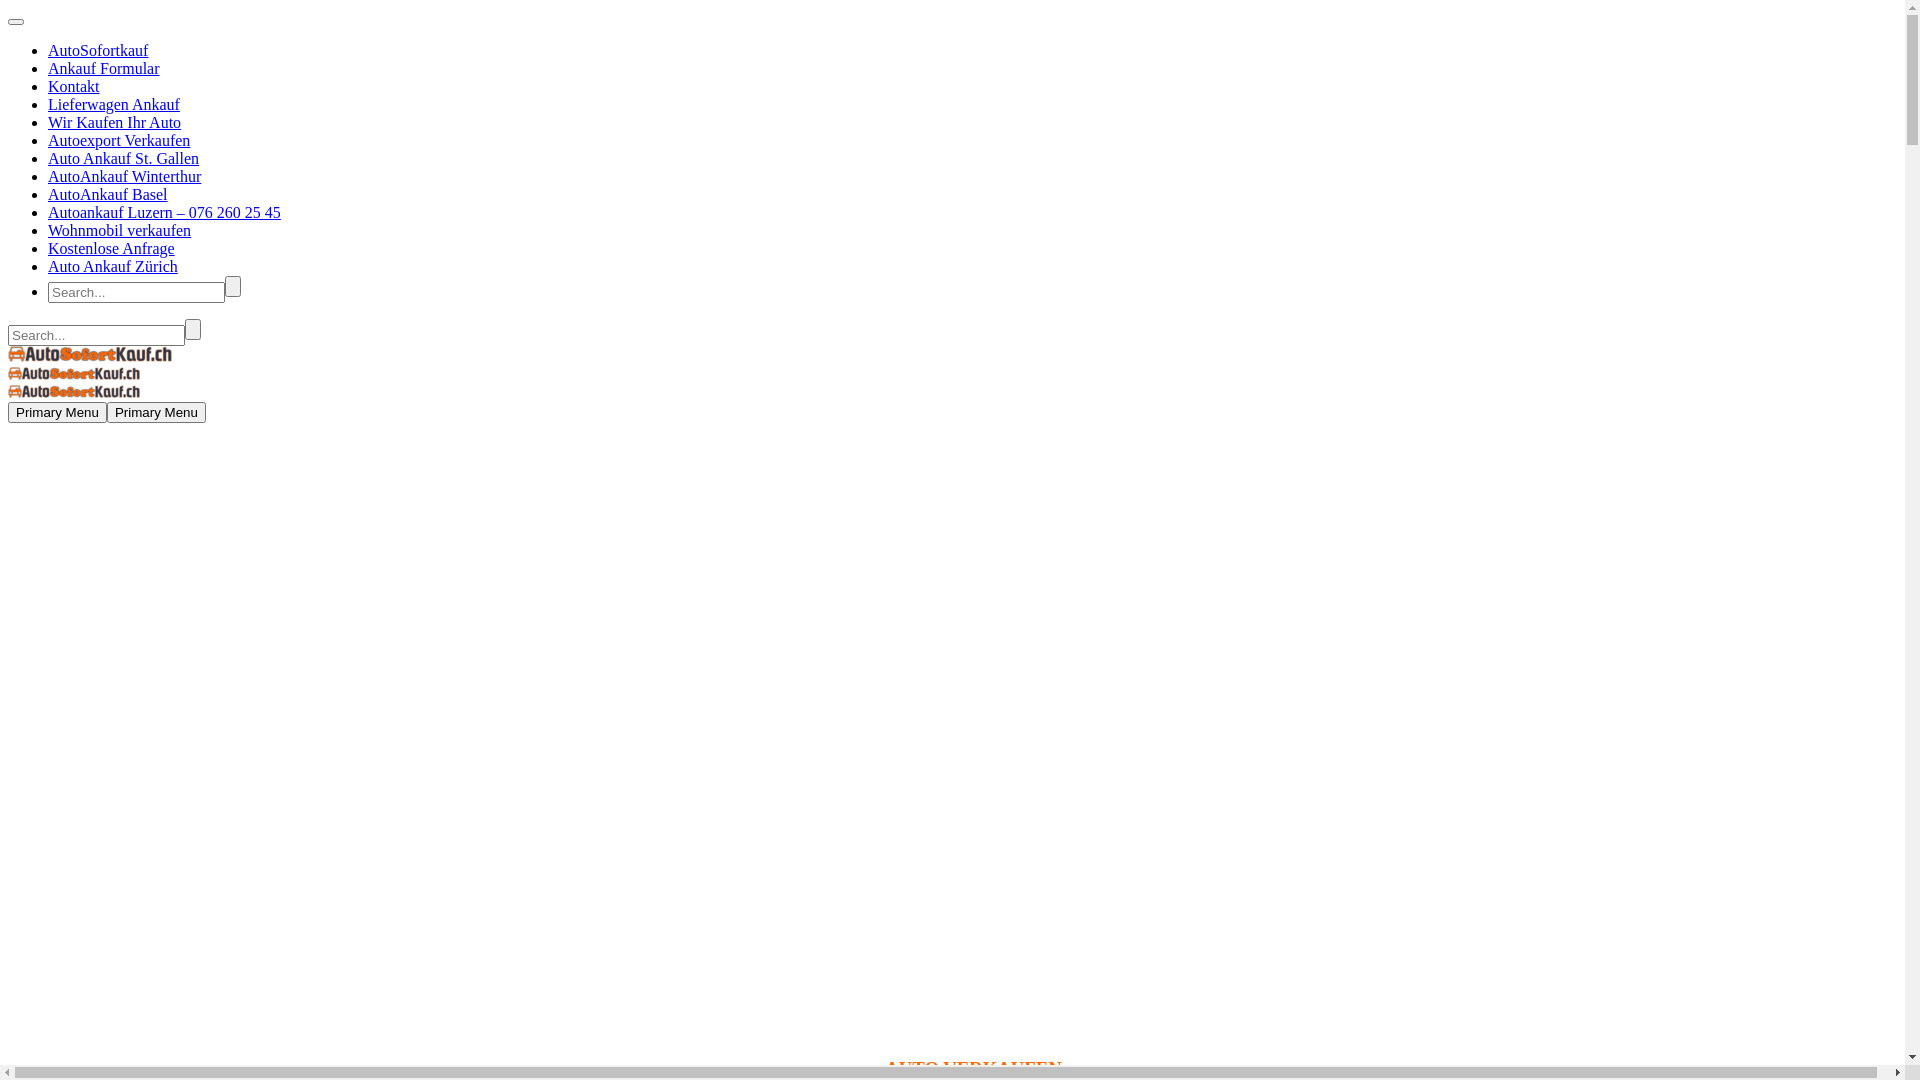  What do you see at coordinates (155, 411) in the screenshot?
I see `'Primary Menu'` at bounding box center [155, 411].